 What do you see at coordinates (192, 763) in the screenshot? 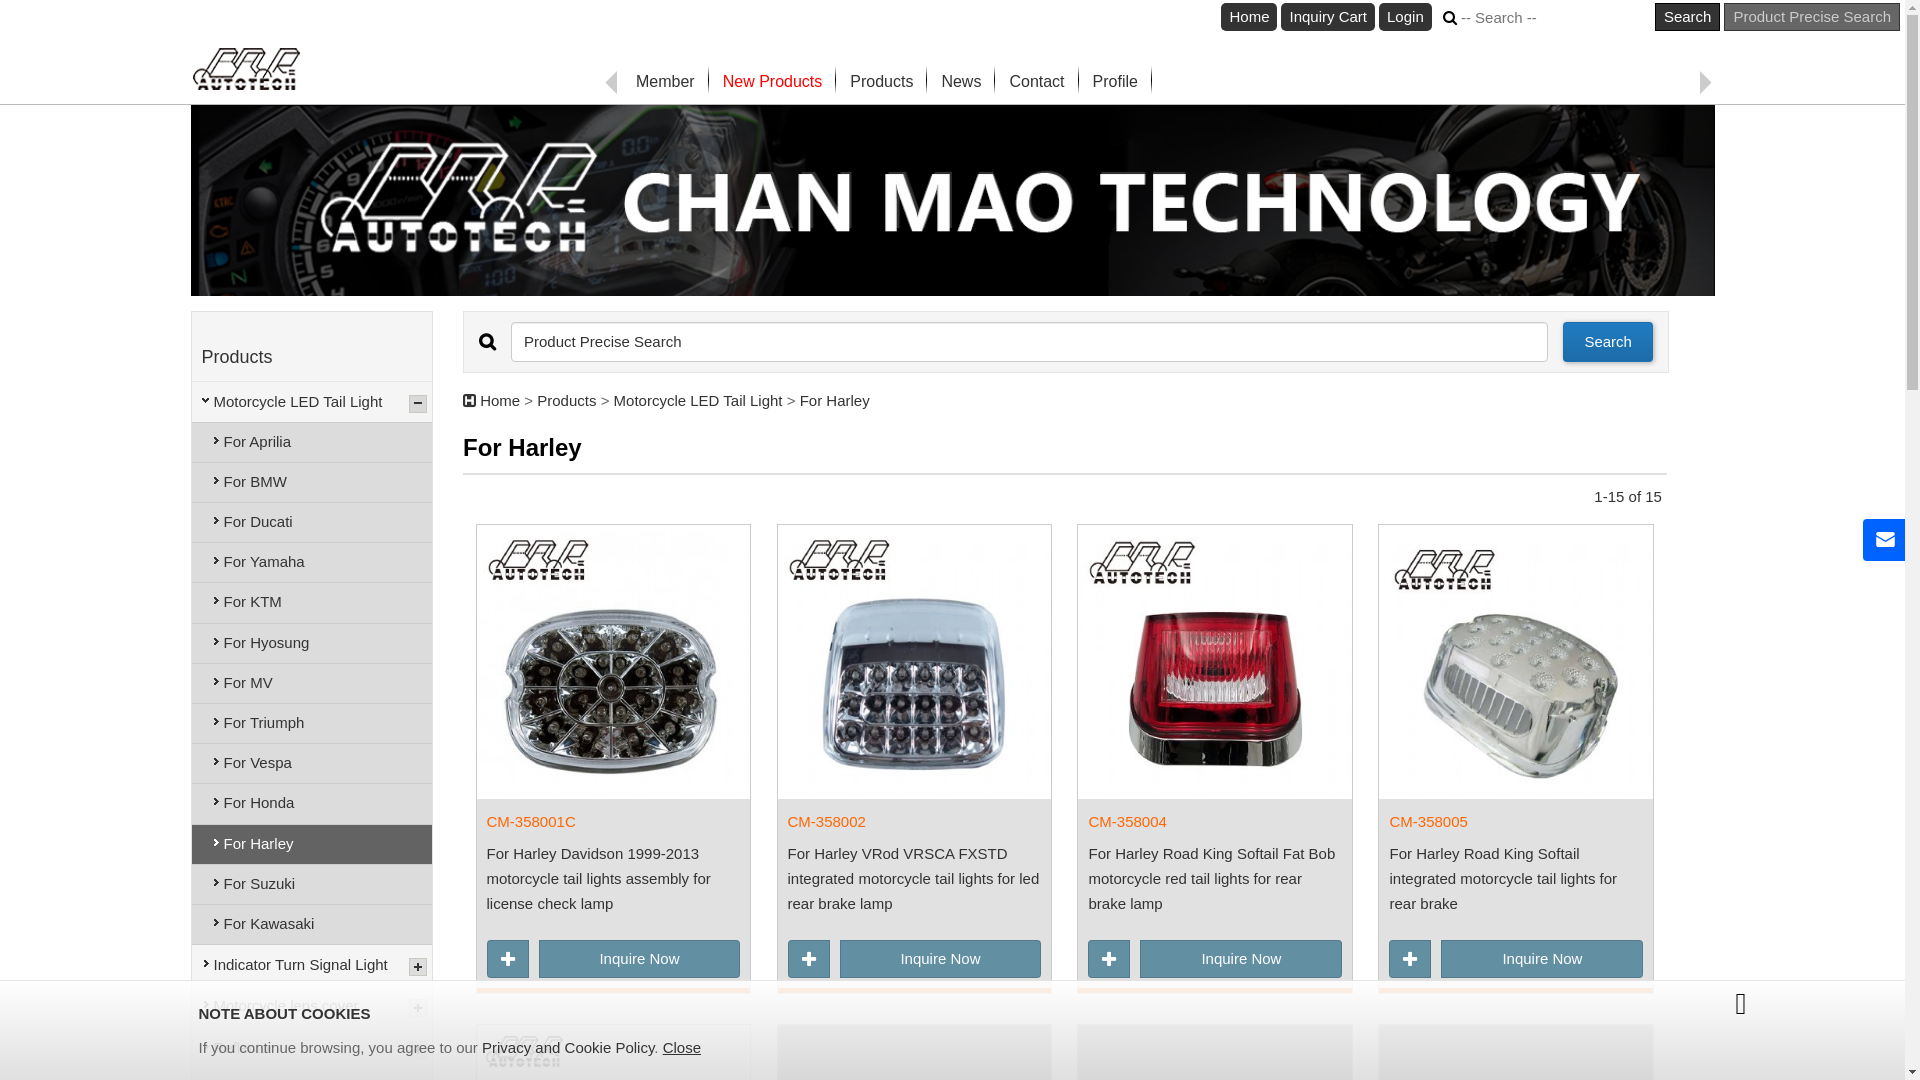
I see `'For Vespa'` at bounding box center [192, 763].